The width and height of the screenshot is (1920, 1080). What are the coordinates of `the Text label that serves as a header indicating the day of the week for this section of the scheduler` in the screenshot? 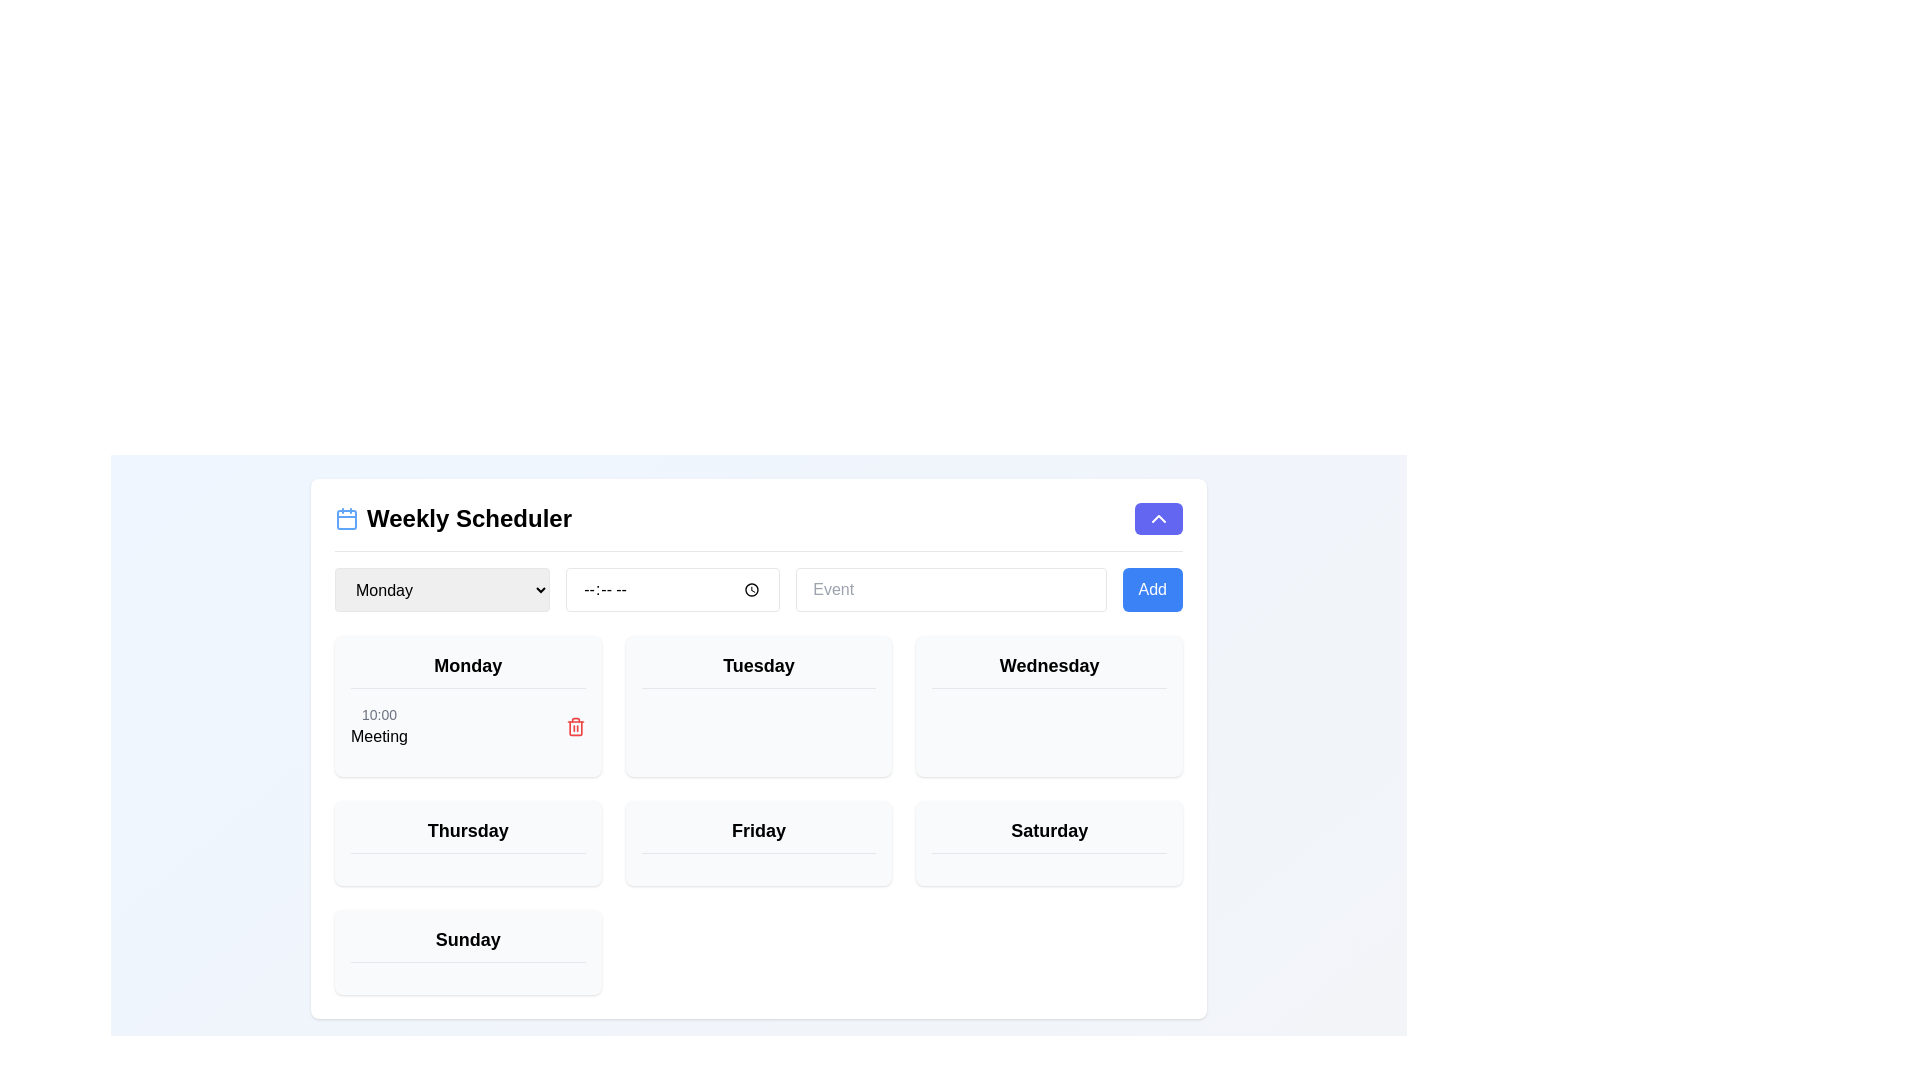 It's located at (467, 670).